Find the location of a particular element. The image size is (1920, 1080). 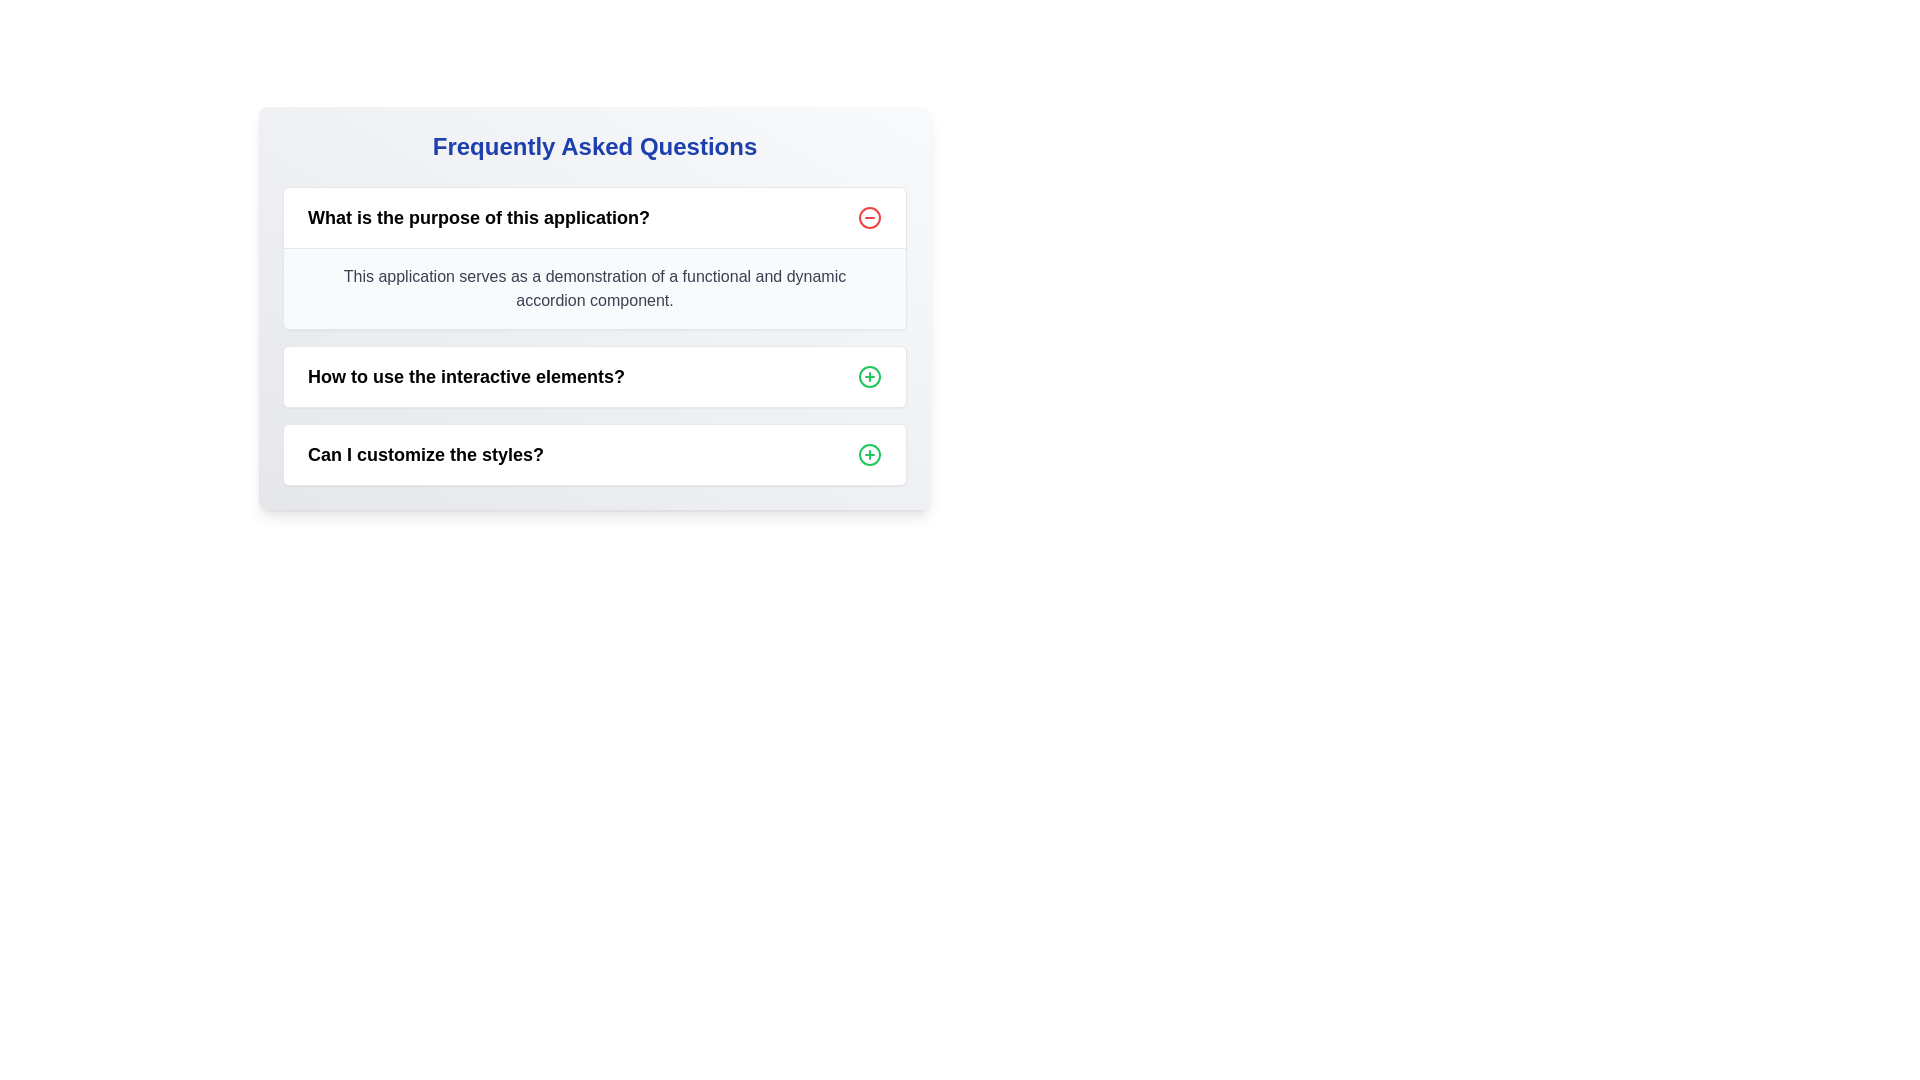

the Text label that provides a title or question in the FAQ section, located between the questions 'What is the purpose of this application?' and 'Can I customize the styles?' is located at coordinates (465, 377).